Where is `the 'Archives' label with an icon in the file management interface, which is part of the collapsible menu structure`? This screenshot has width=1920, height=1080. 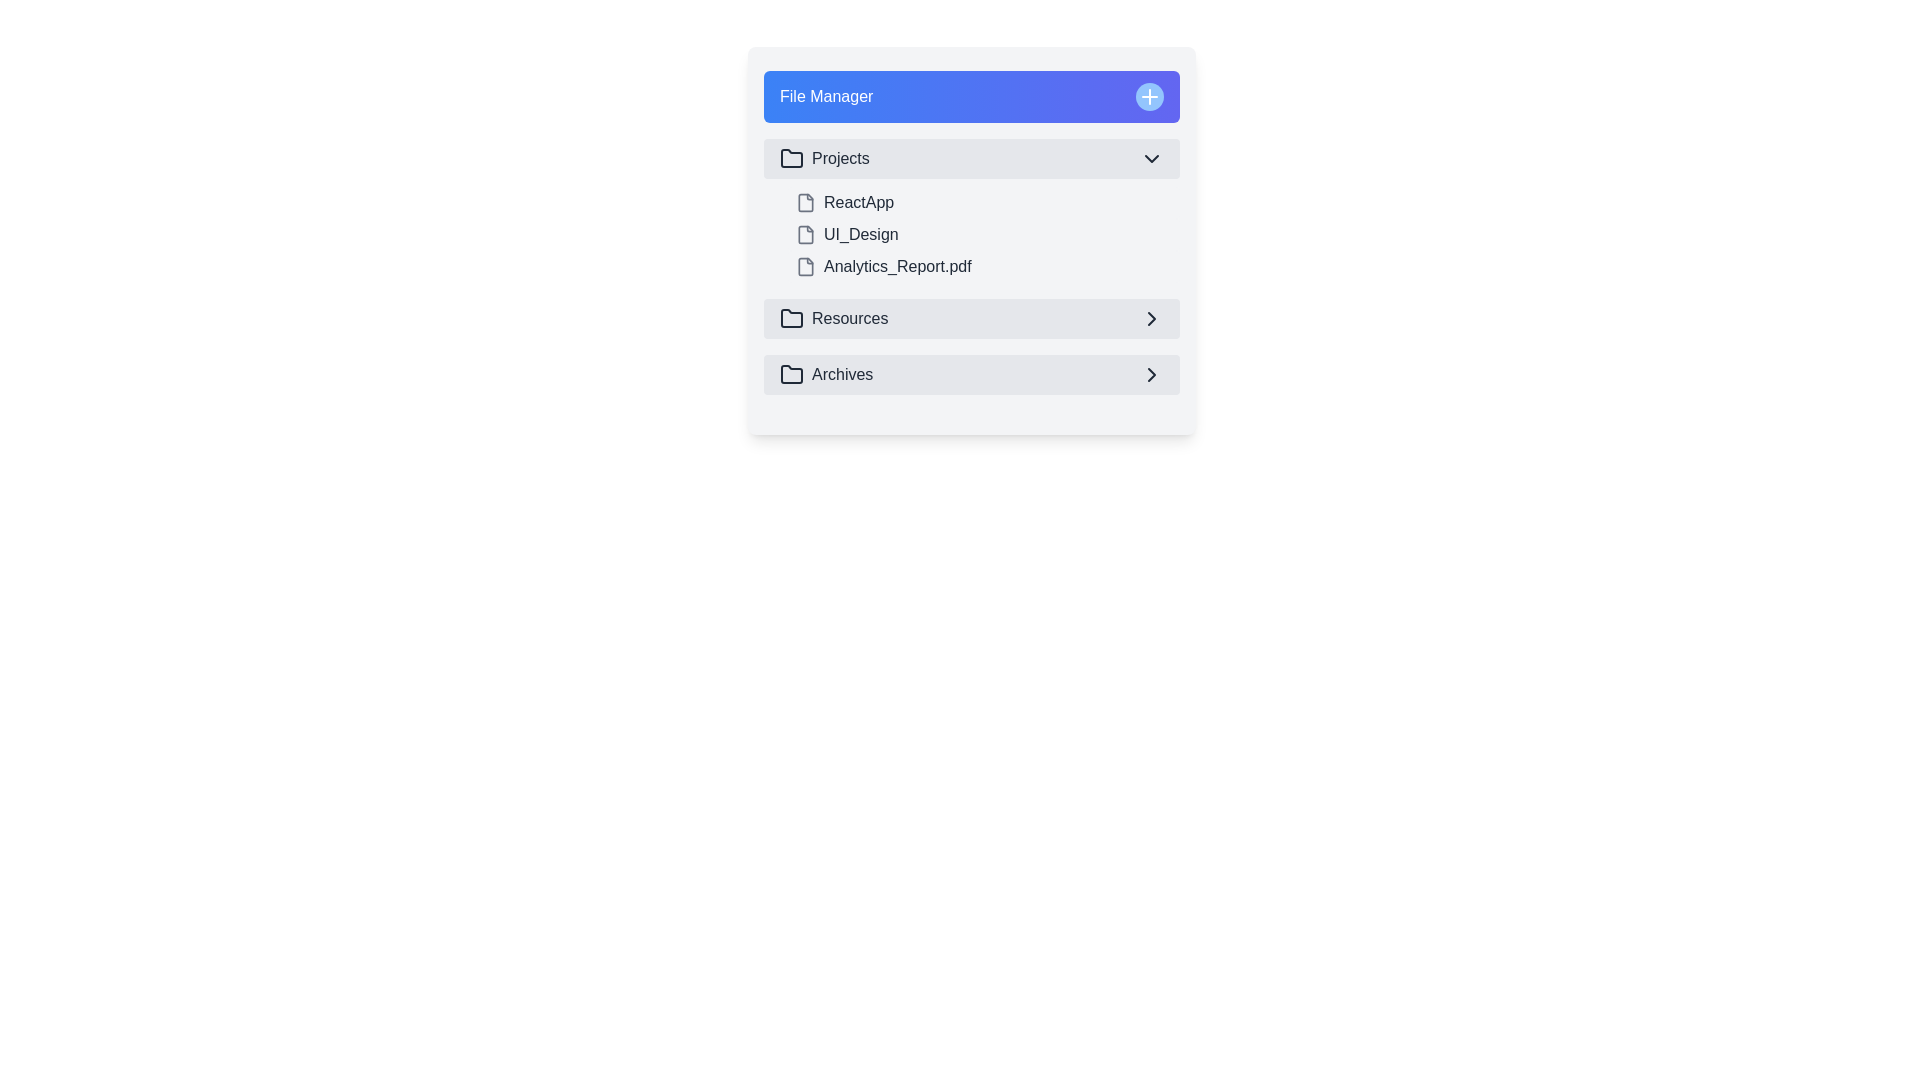 the 'Archives' label with an icon in the file management interface, which is part of the collapsible menu structure is located at coordinates (826, 374).